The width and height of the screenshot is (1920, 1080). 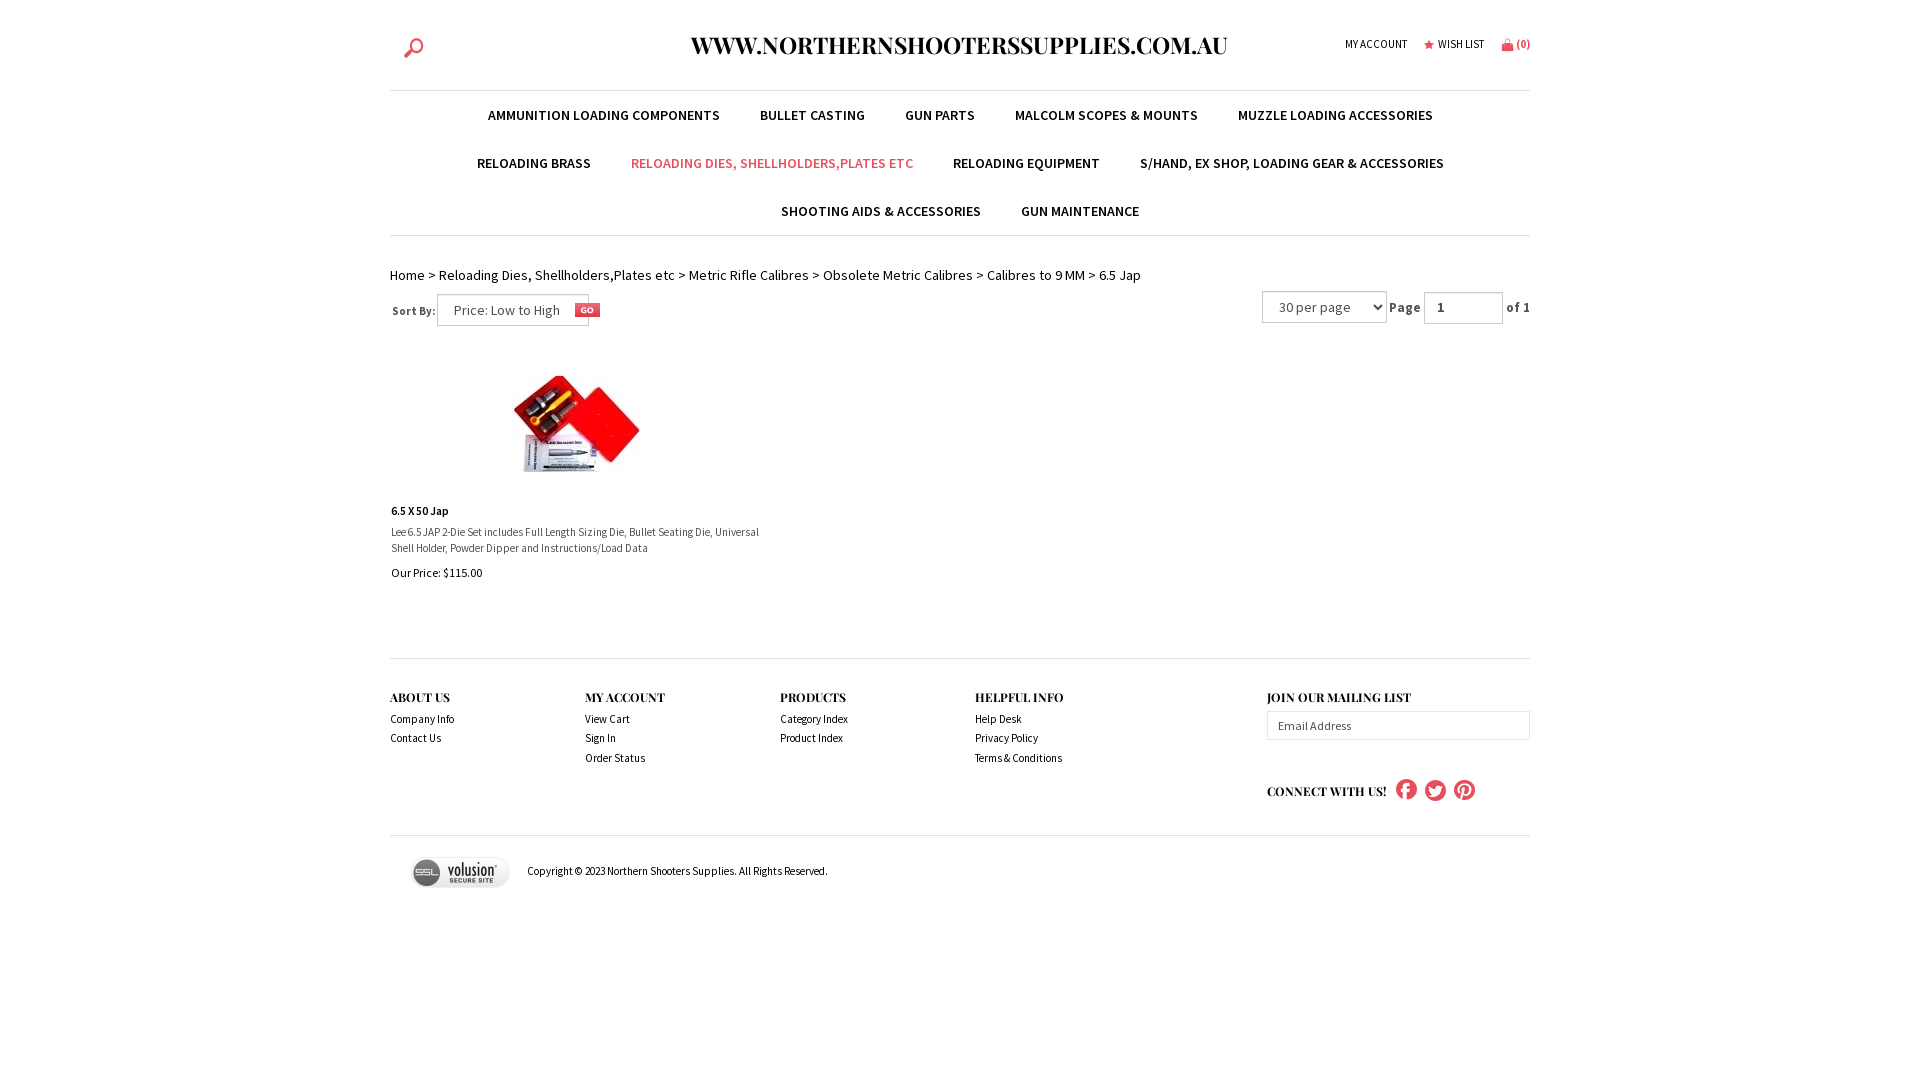 What do you see at coordinates (1049, 720) in the screenshot?
I see `'Help Desk'` at bounding box center [1049, 720].